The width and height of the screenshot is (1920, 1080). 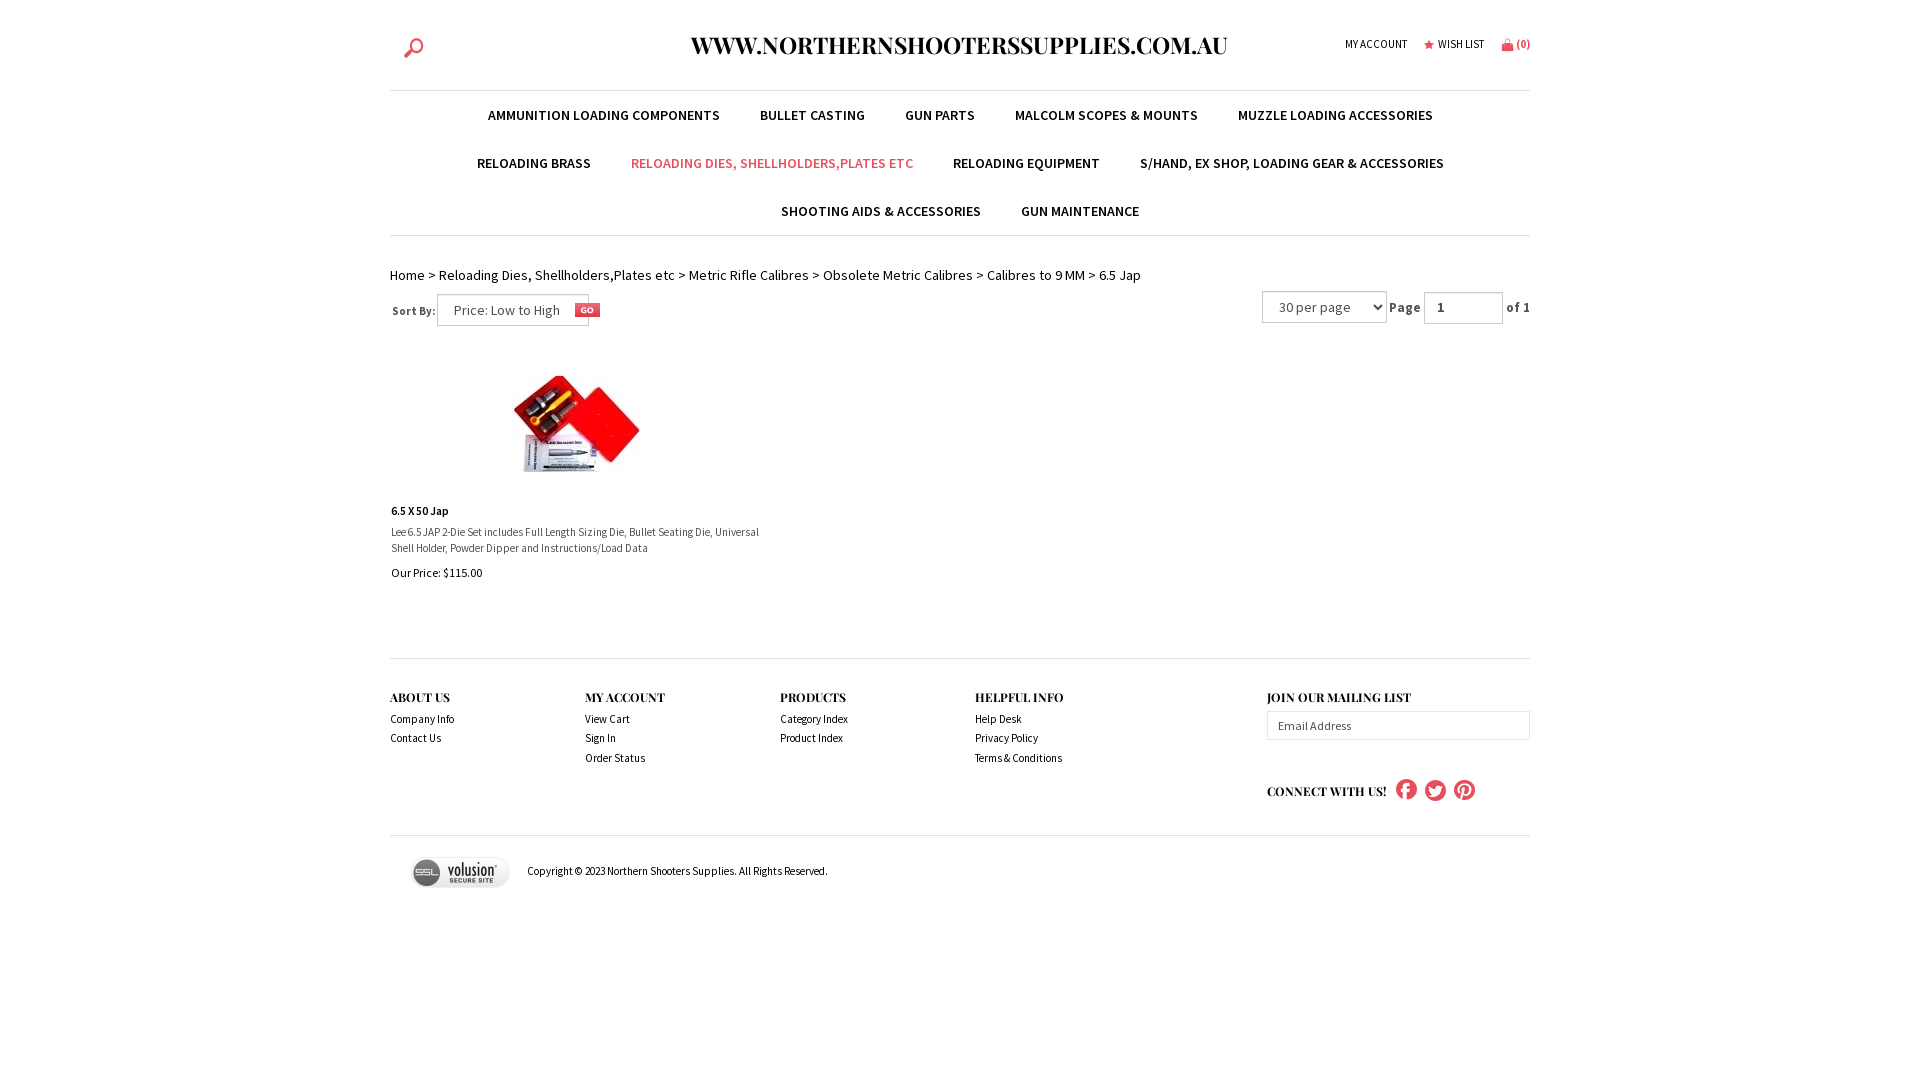 What do you see at coordinates (1049, 720) in the screenshot?
I see `'Help Desk'` at bounding box center [1049, 720].